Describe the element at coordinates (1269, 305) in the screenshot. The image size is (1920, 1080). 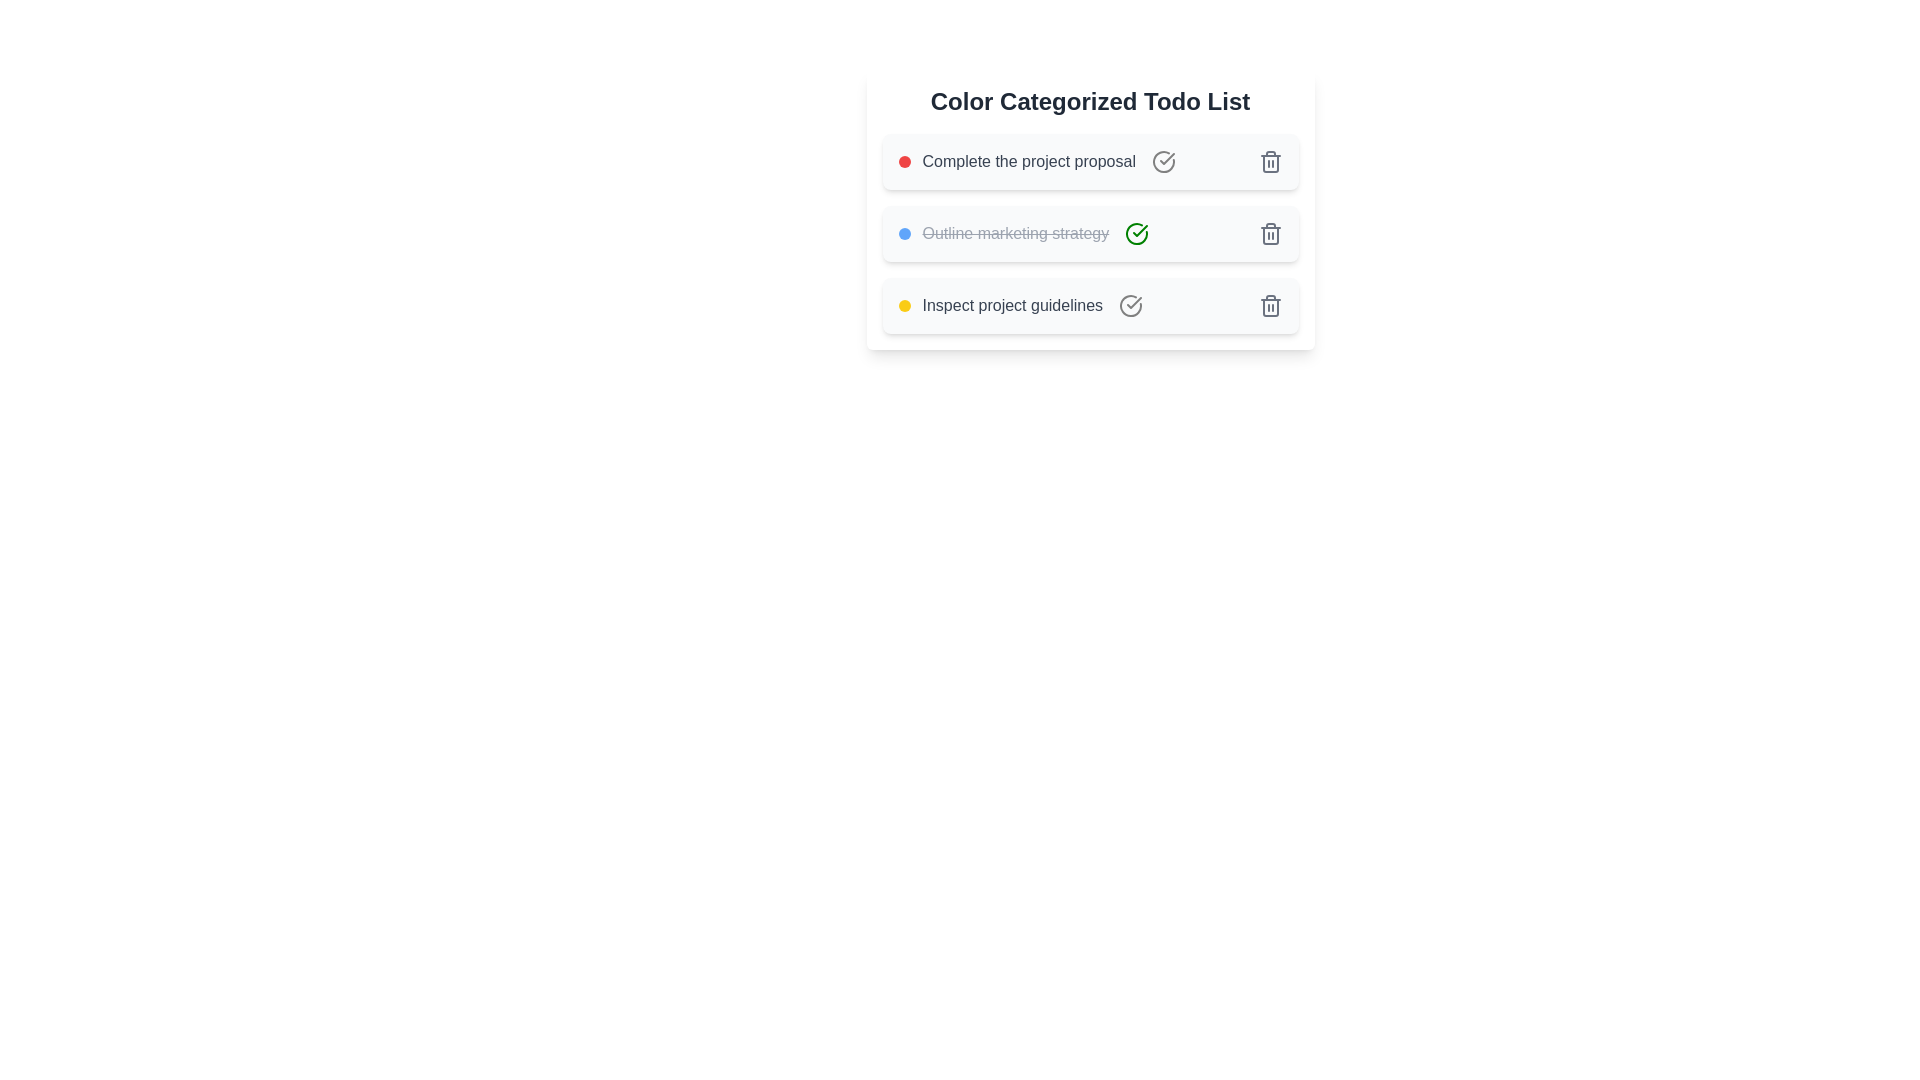
I see `the delete button for the task labeled 'Inspect project guidelines'` at that location.